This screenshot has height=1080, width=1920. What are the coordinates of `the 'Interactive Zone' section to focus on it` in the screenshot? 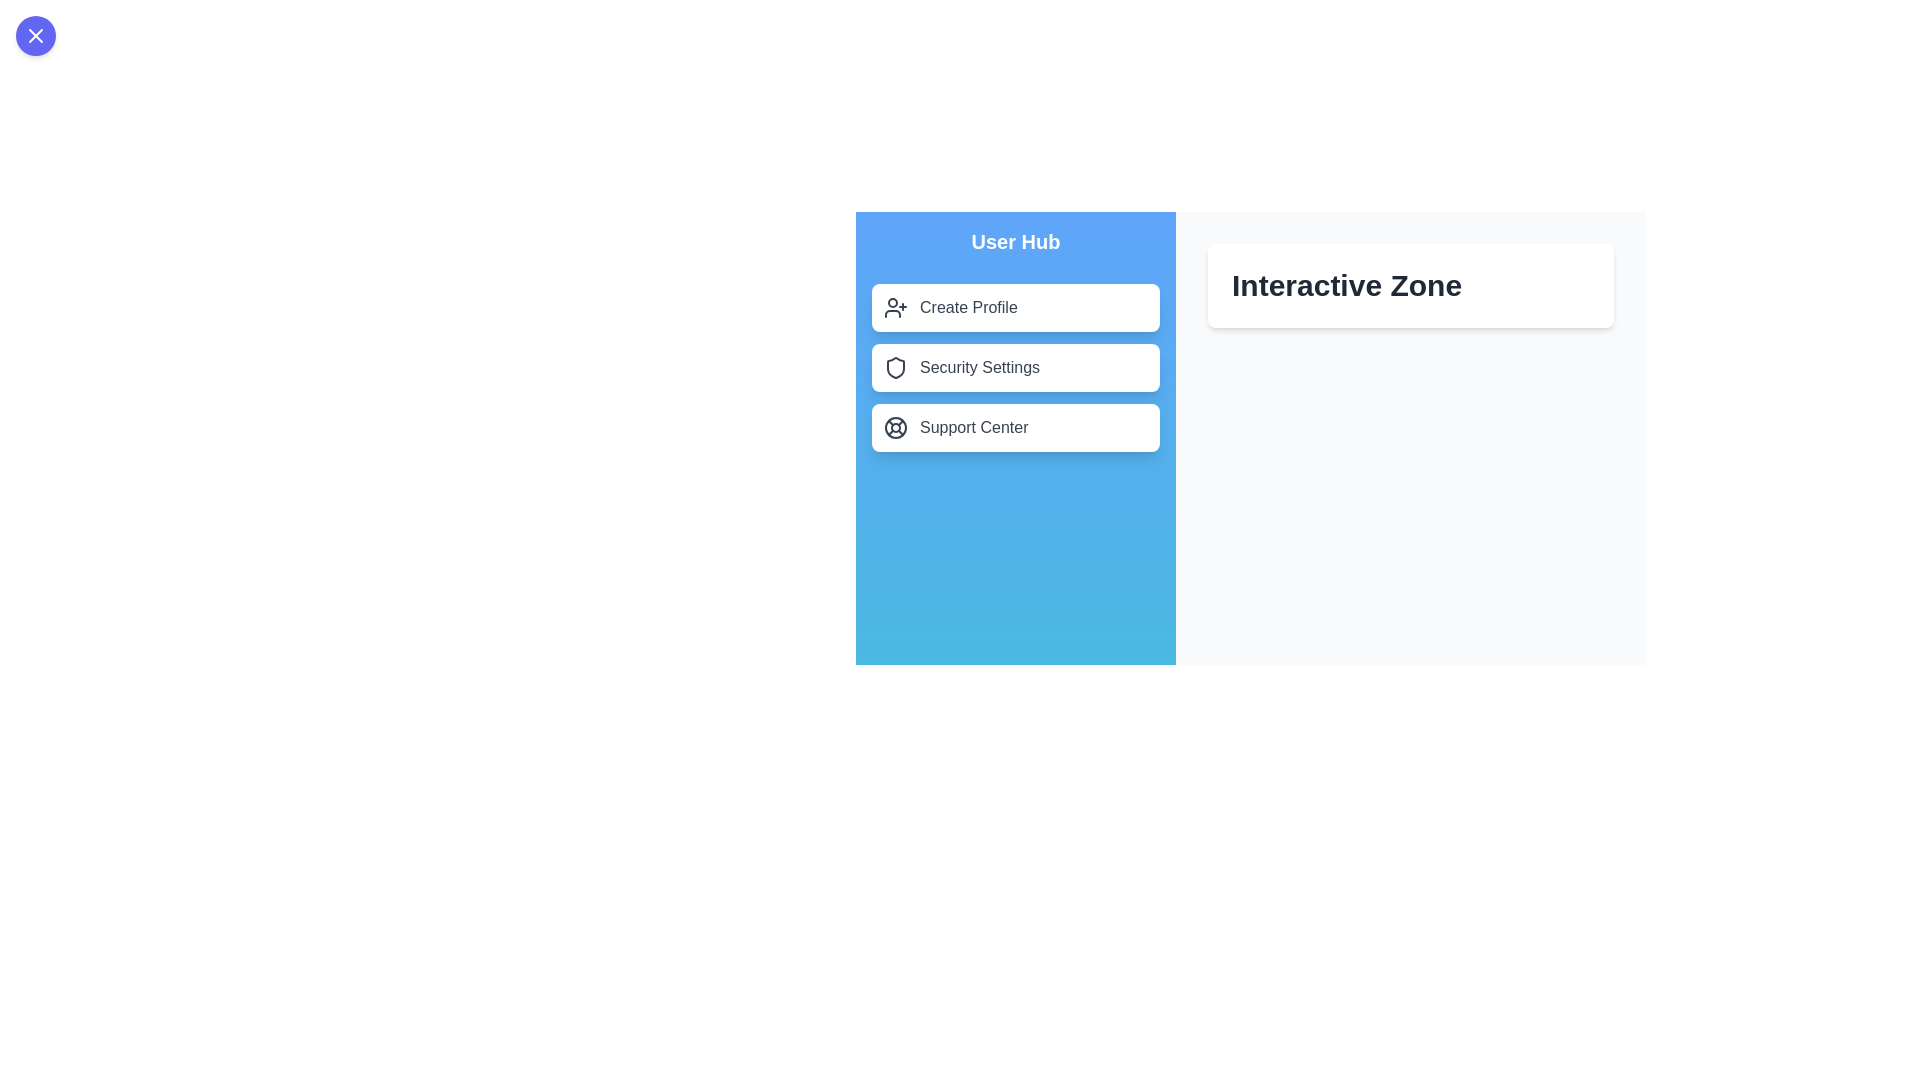 It's located at (1410, 285).